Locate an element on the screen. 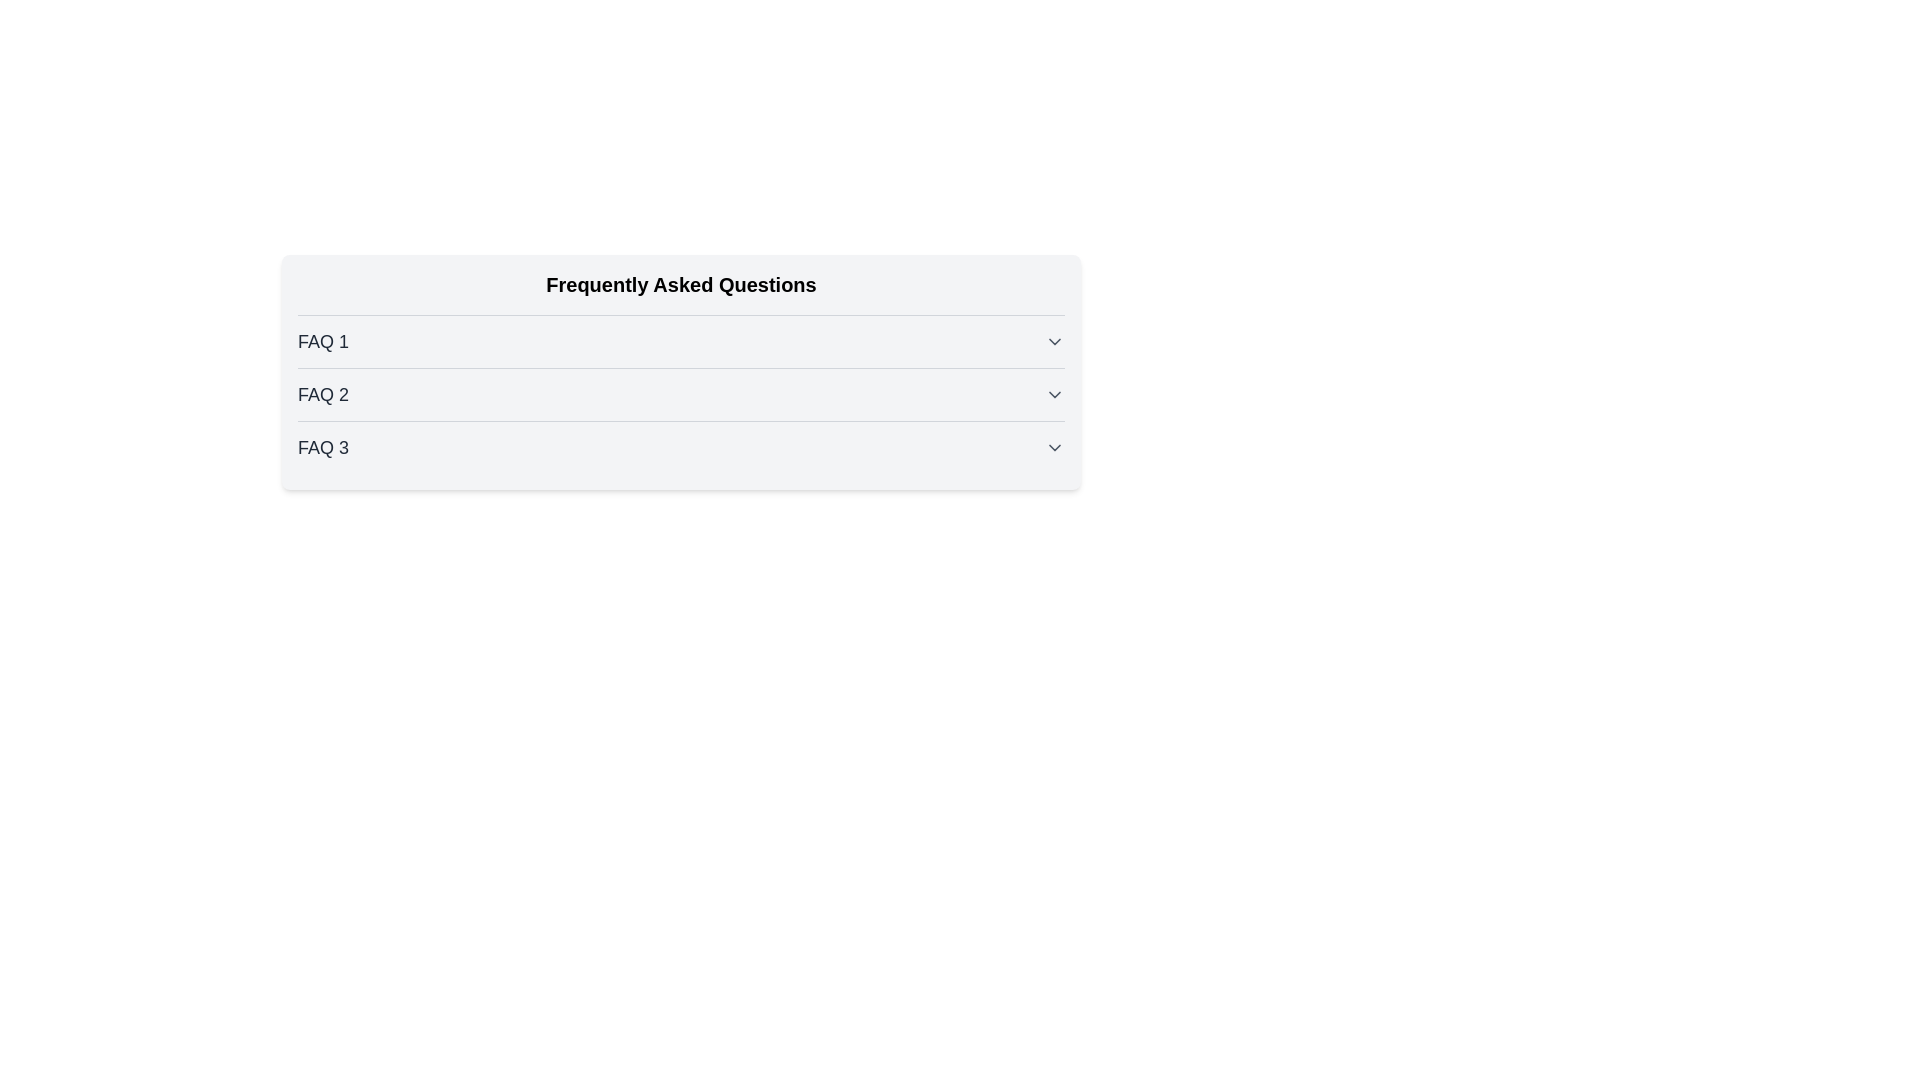  the 'FAQ 3' dropdown list item, which is the third item in the FAQ list is located at coordinates (681, 440).